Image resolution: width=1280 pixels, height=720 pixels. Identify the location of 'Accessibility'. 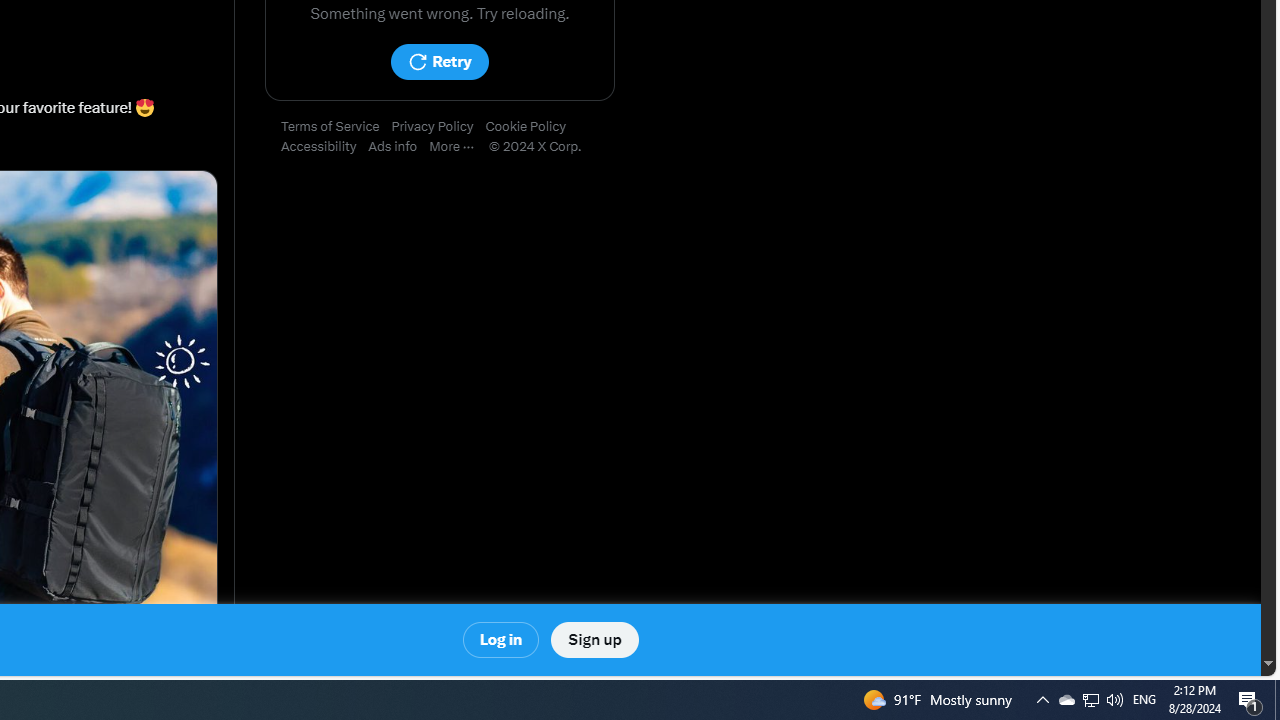
(325, 146).